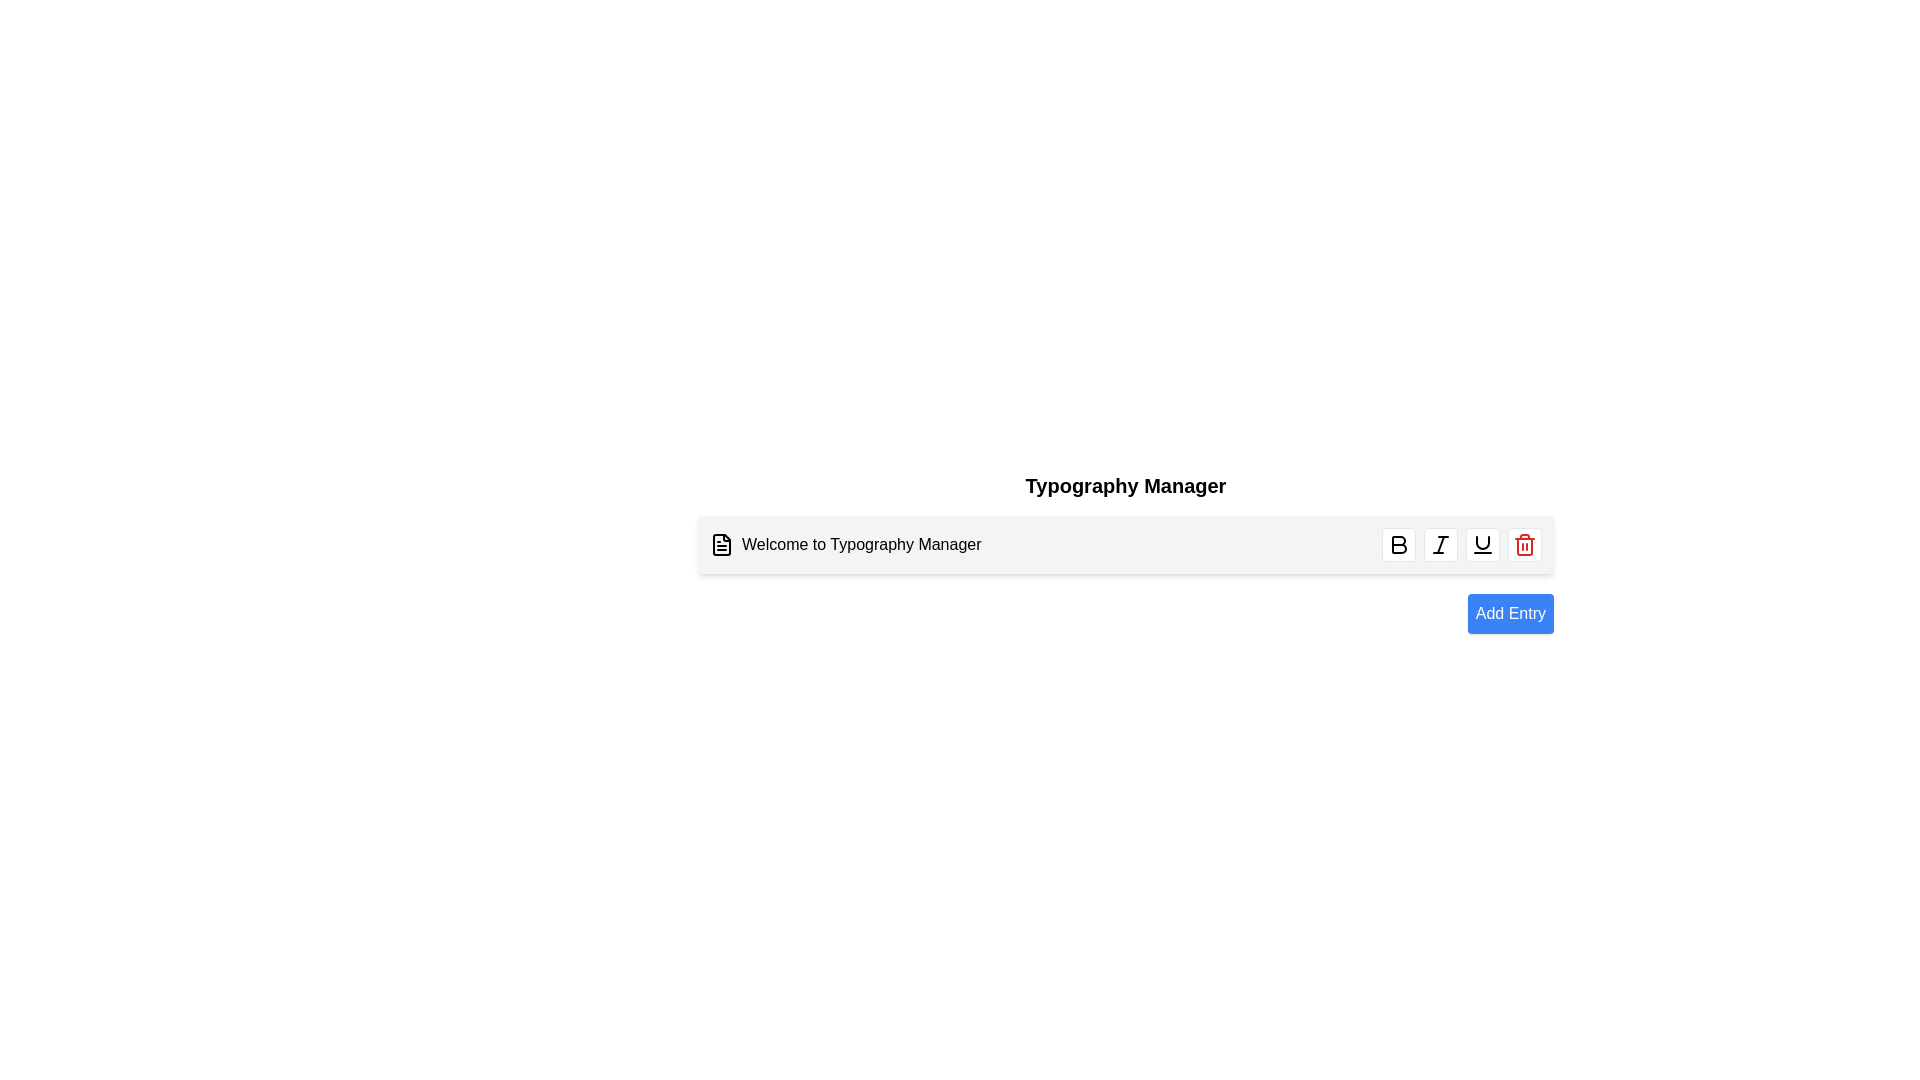 Image resolution: width=1920 pixels, height=1080 pixels. What do you see at coordinates (1483, 543) in the screenshot?
I see `the upper part of the text formatting icon that resembles a downward arc to apply the underline style` at bounding box center [1483, 543].